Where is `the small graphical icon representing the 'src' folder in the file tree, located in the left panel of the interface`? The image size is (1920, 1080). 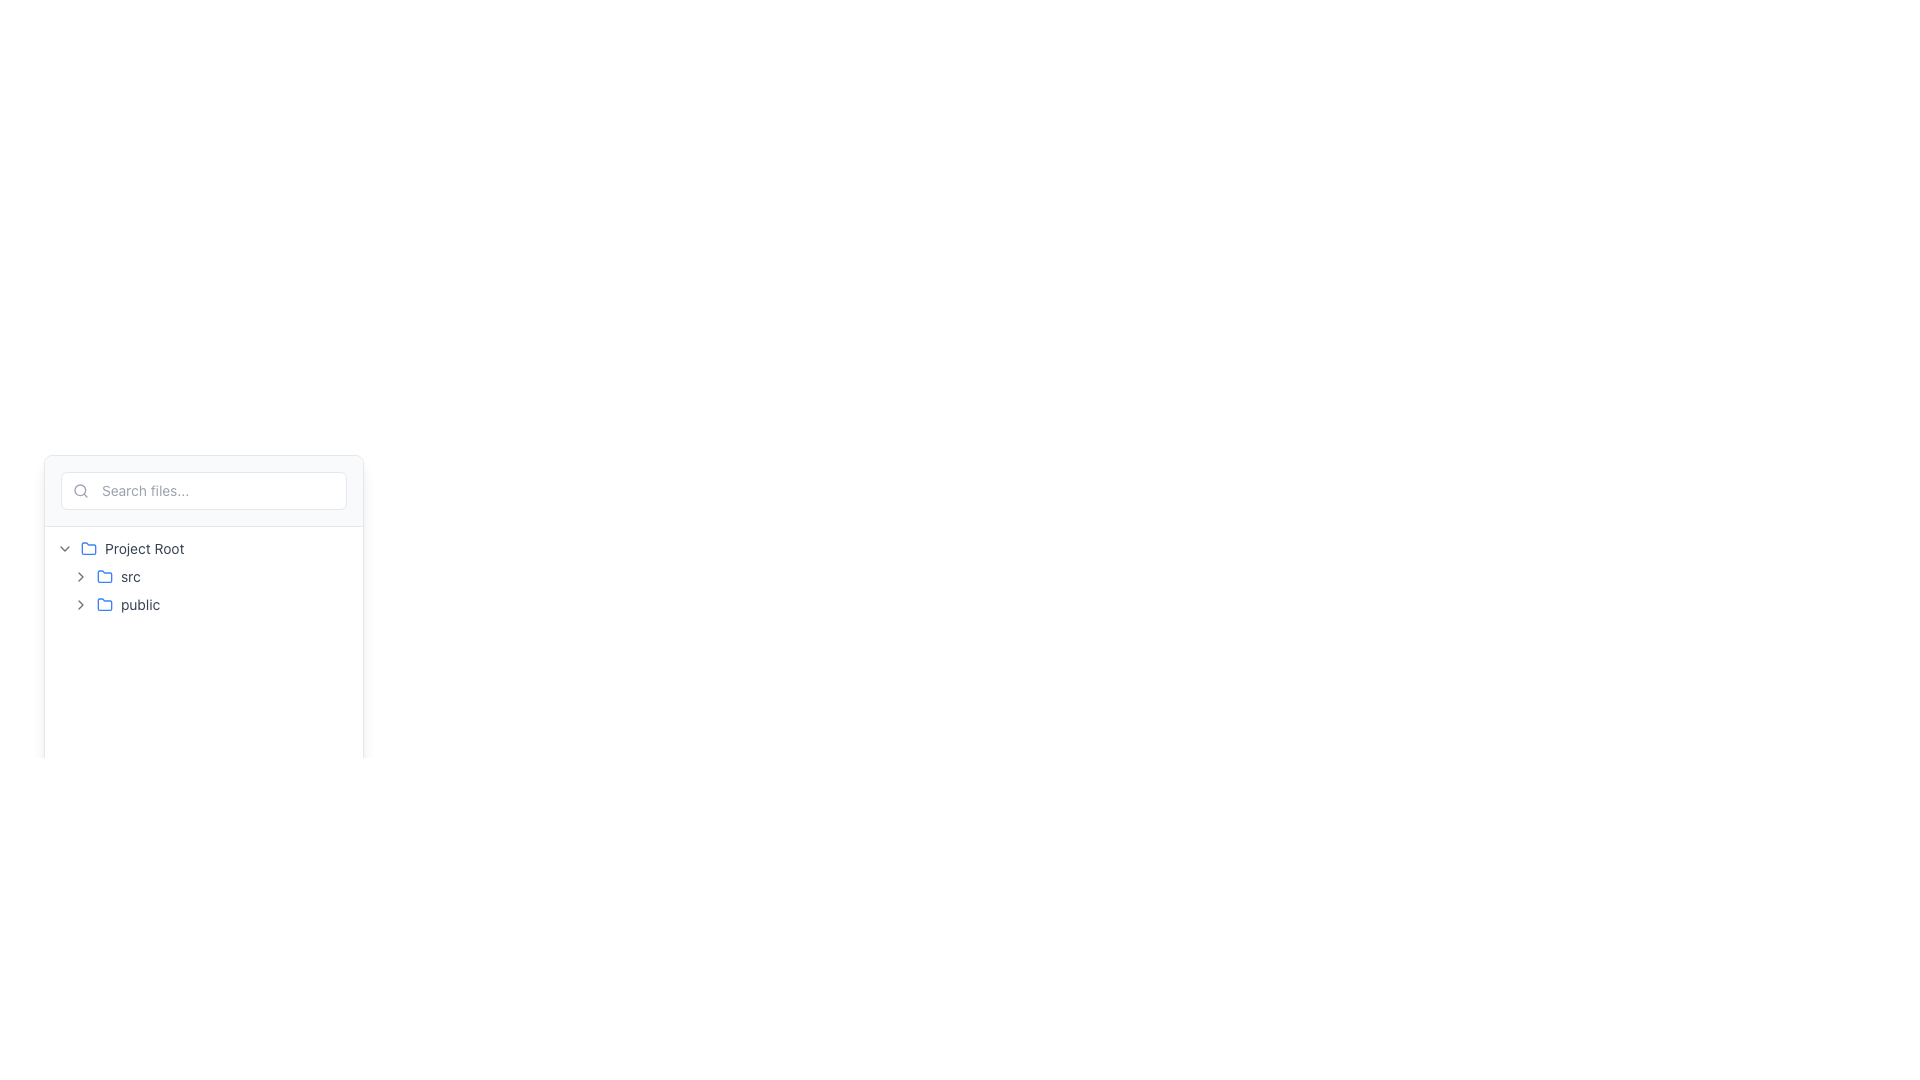 the small graphical icon representing the 'src' folder in the file tree, located in the left panel of the interface is located at coordinates (104, 575).